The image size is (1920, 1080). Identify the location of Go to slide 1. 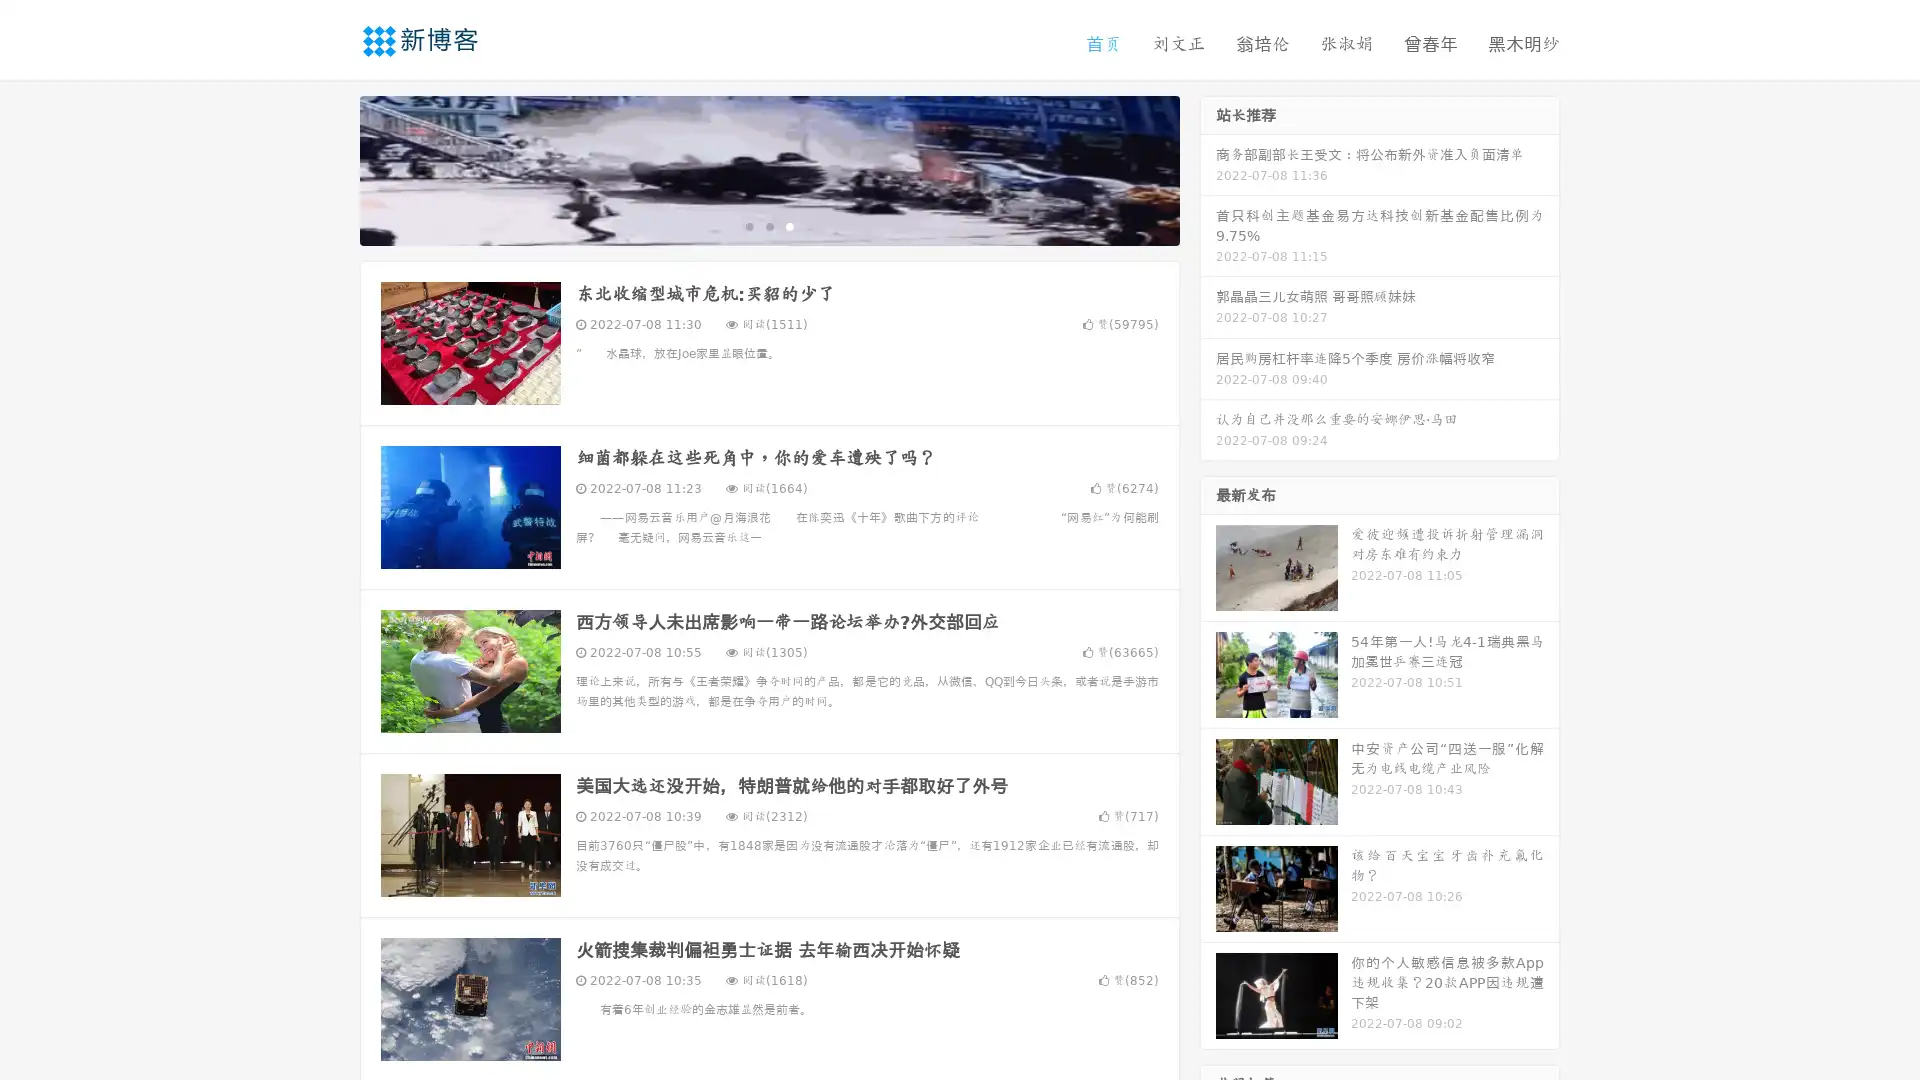
(748, 225).